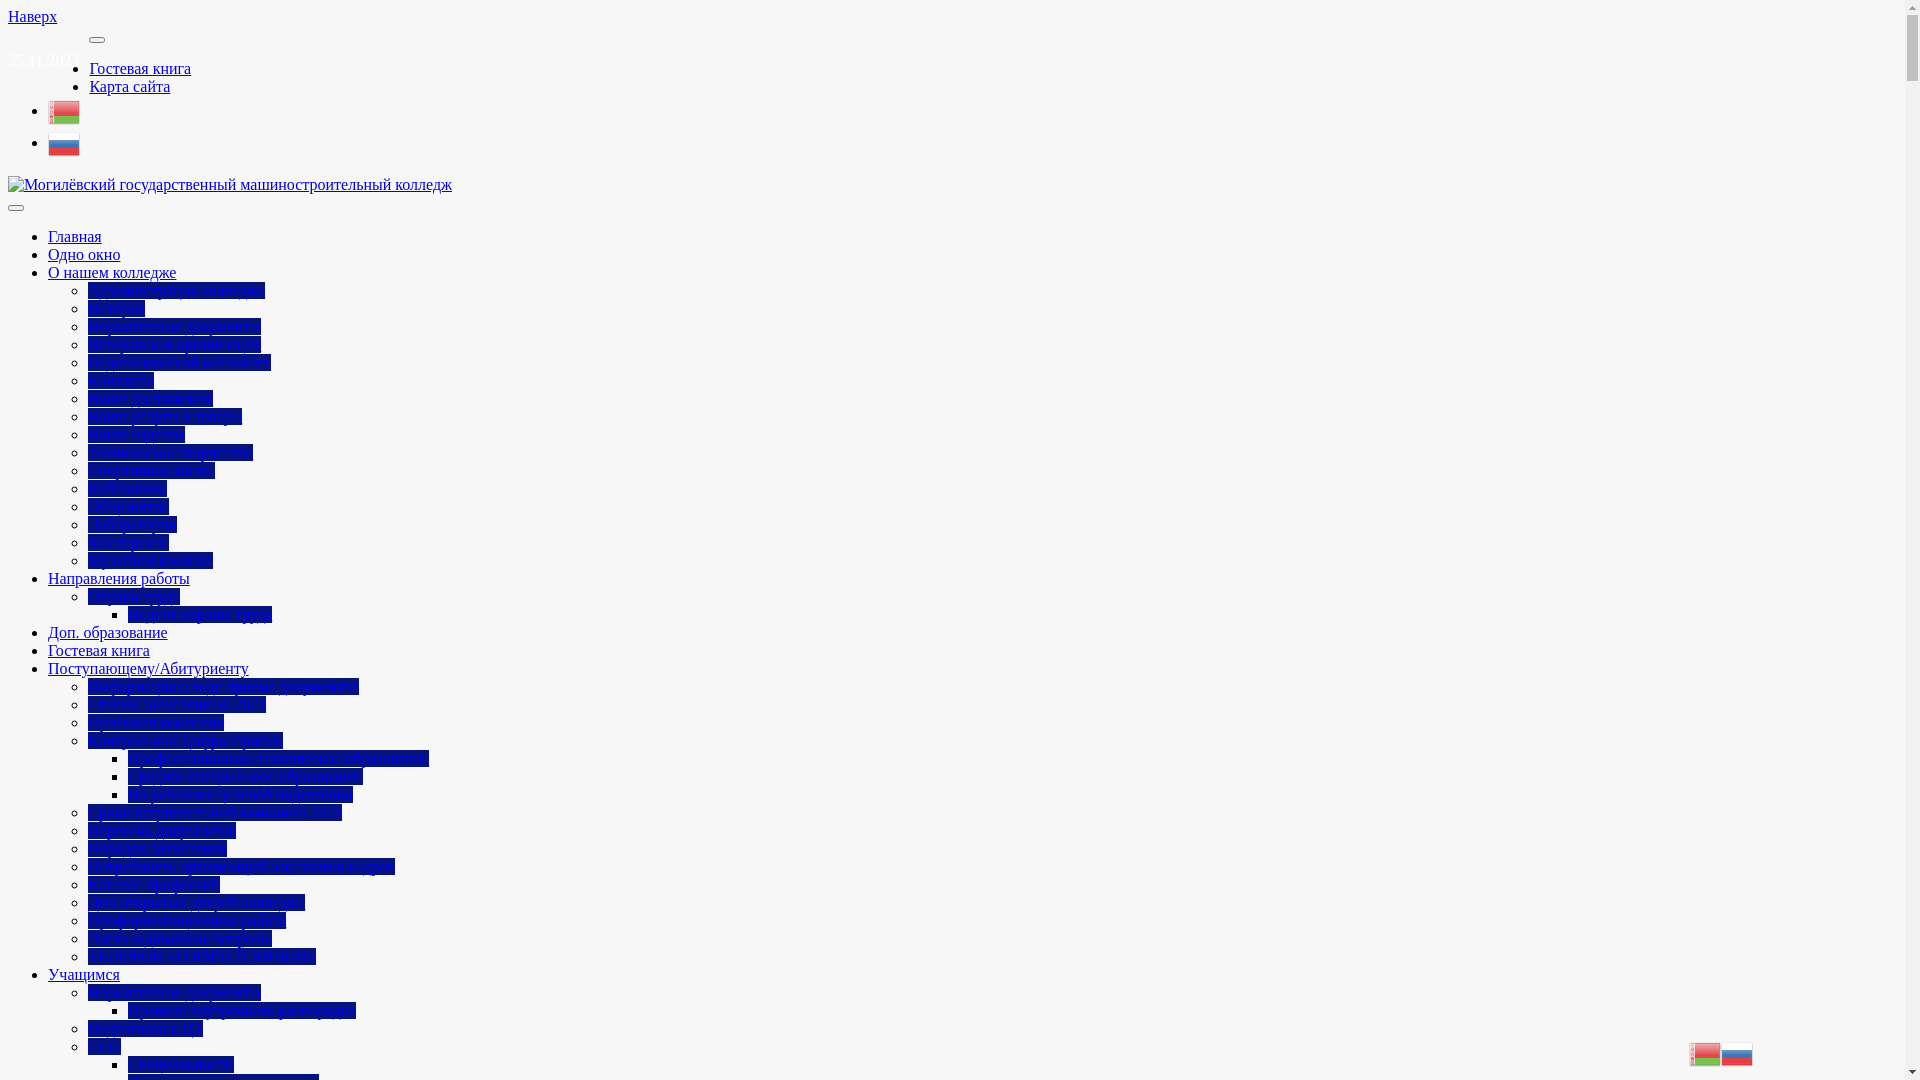 This screenshot has height=1080, width=1920. I want to click on 'Toggle navigation', so click(8, 208).